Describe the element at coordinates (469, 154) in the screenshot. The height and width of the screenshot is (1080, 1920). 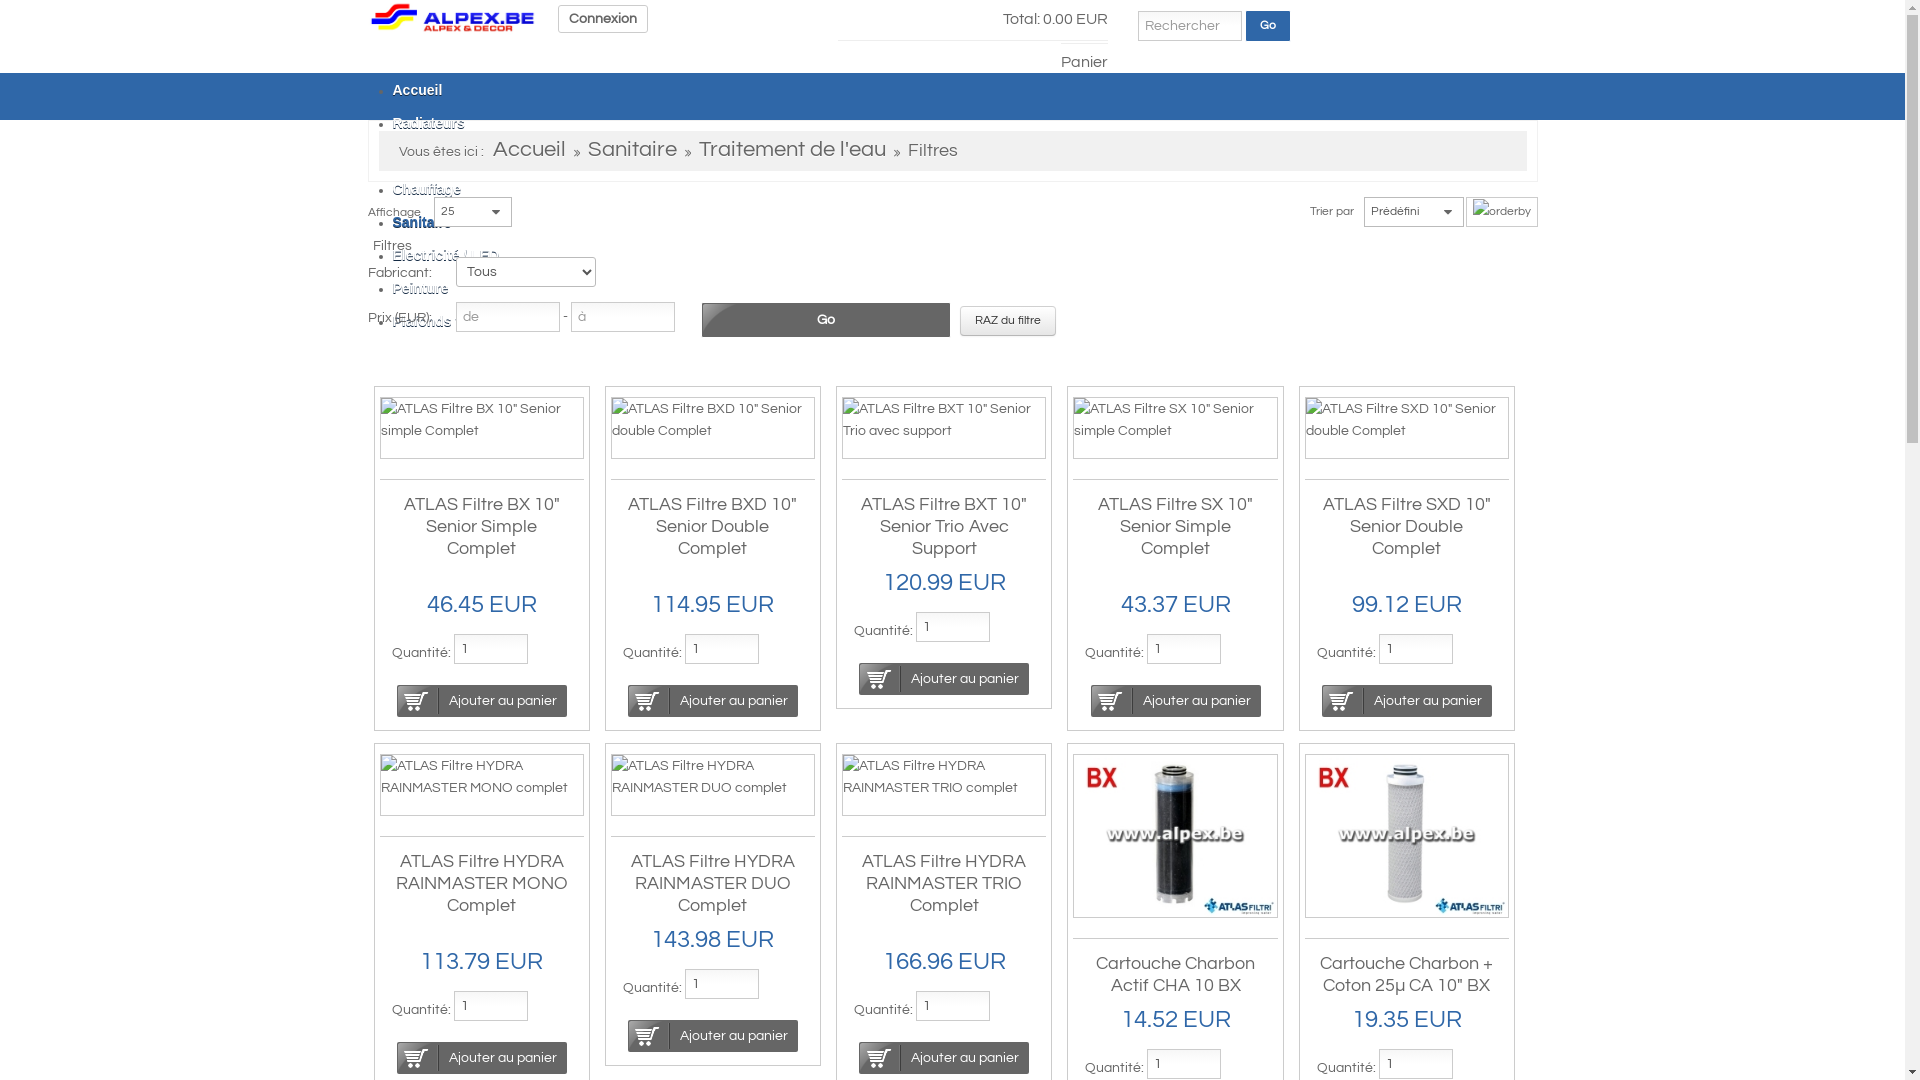
I see `'Raccordement - Tuyaux'` at that location.